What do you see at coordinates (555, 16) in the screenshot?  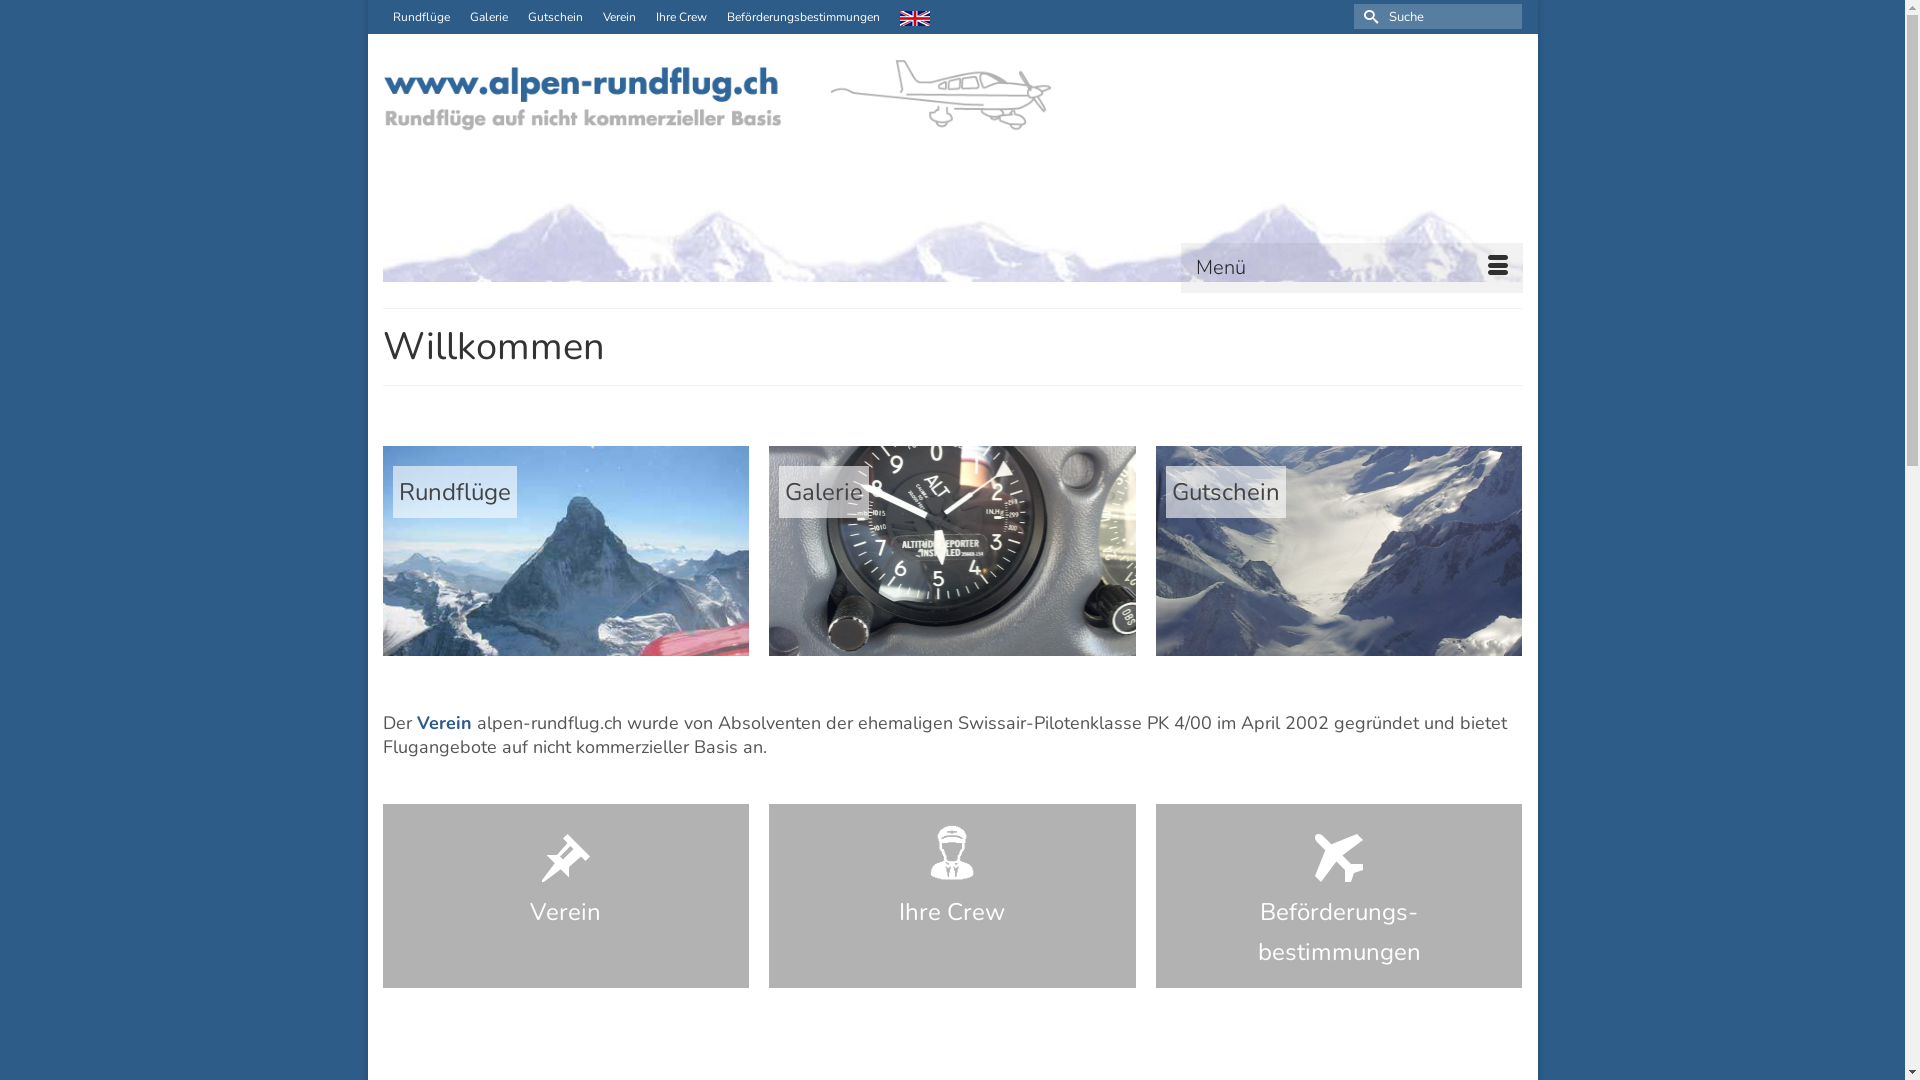 I see `'Gutschein'` at bounding box center [555, 16].